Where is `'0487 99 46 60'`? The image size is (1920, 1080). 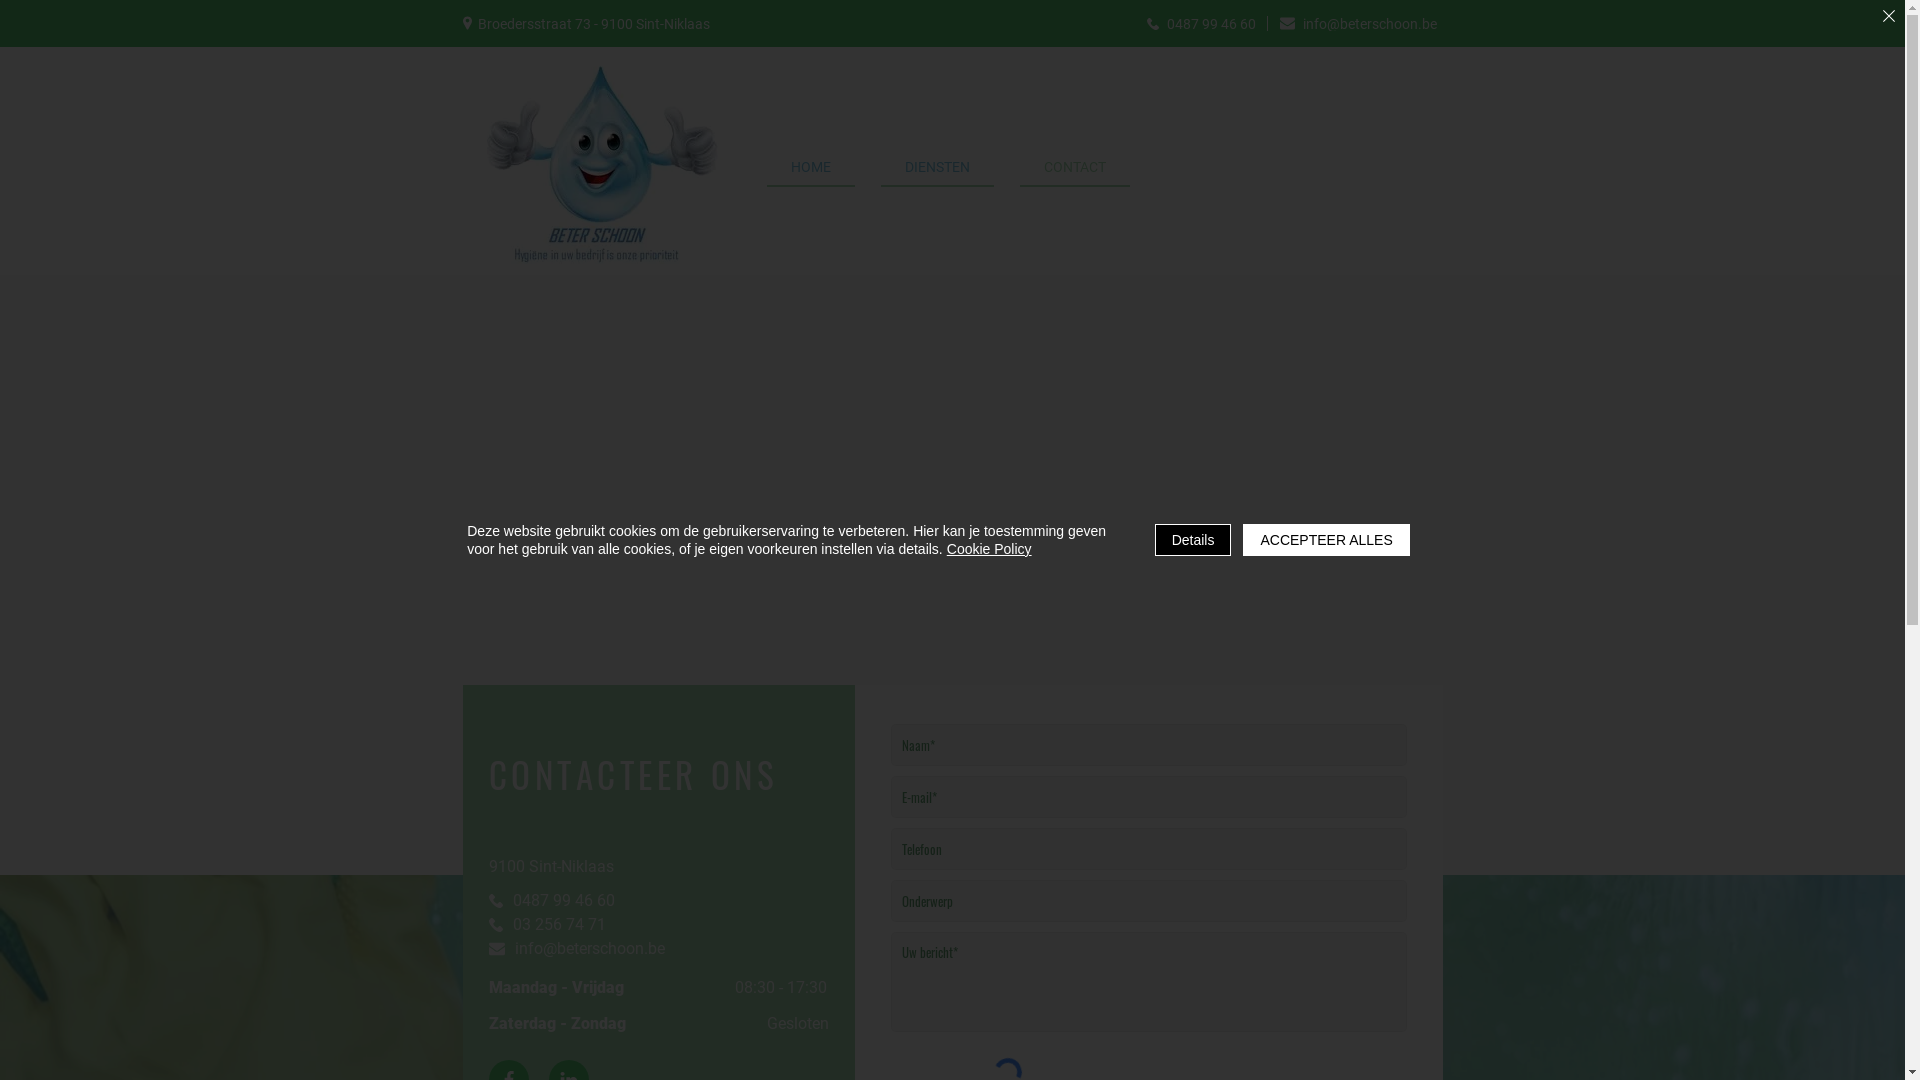 '0487 99 46 60' is located at coordinates (583, 898).